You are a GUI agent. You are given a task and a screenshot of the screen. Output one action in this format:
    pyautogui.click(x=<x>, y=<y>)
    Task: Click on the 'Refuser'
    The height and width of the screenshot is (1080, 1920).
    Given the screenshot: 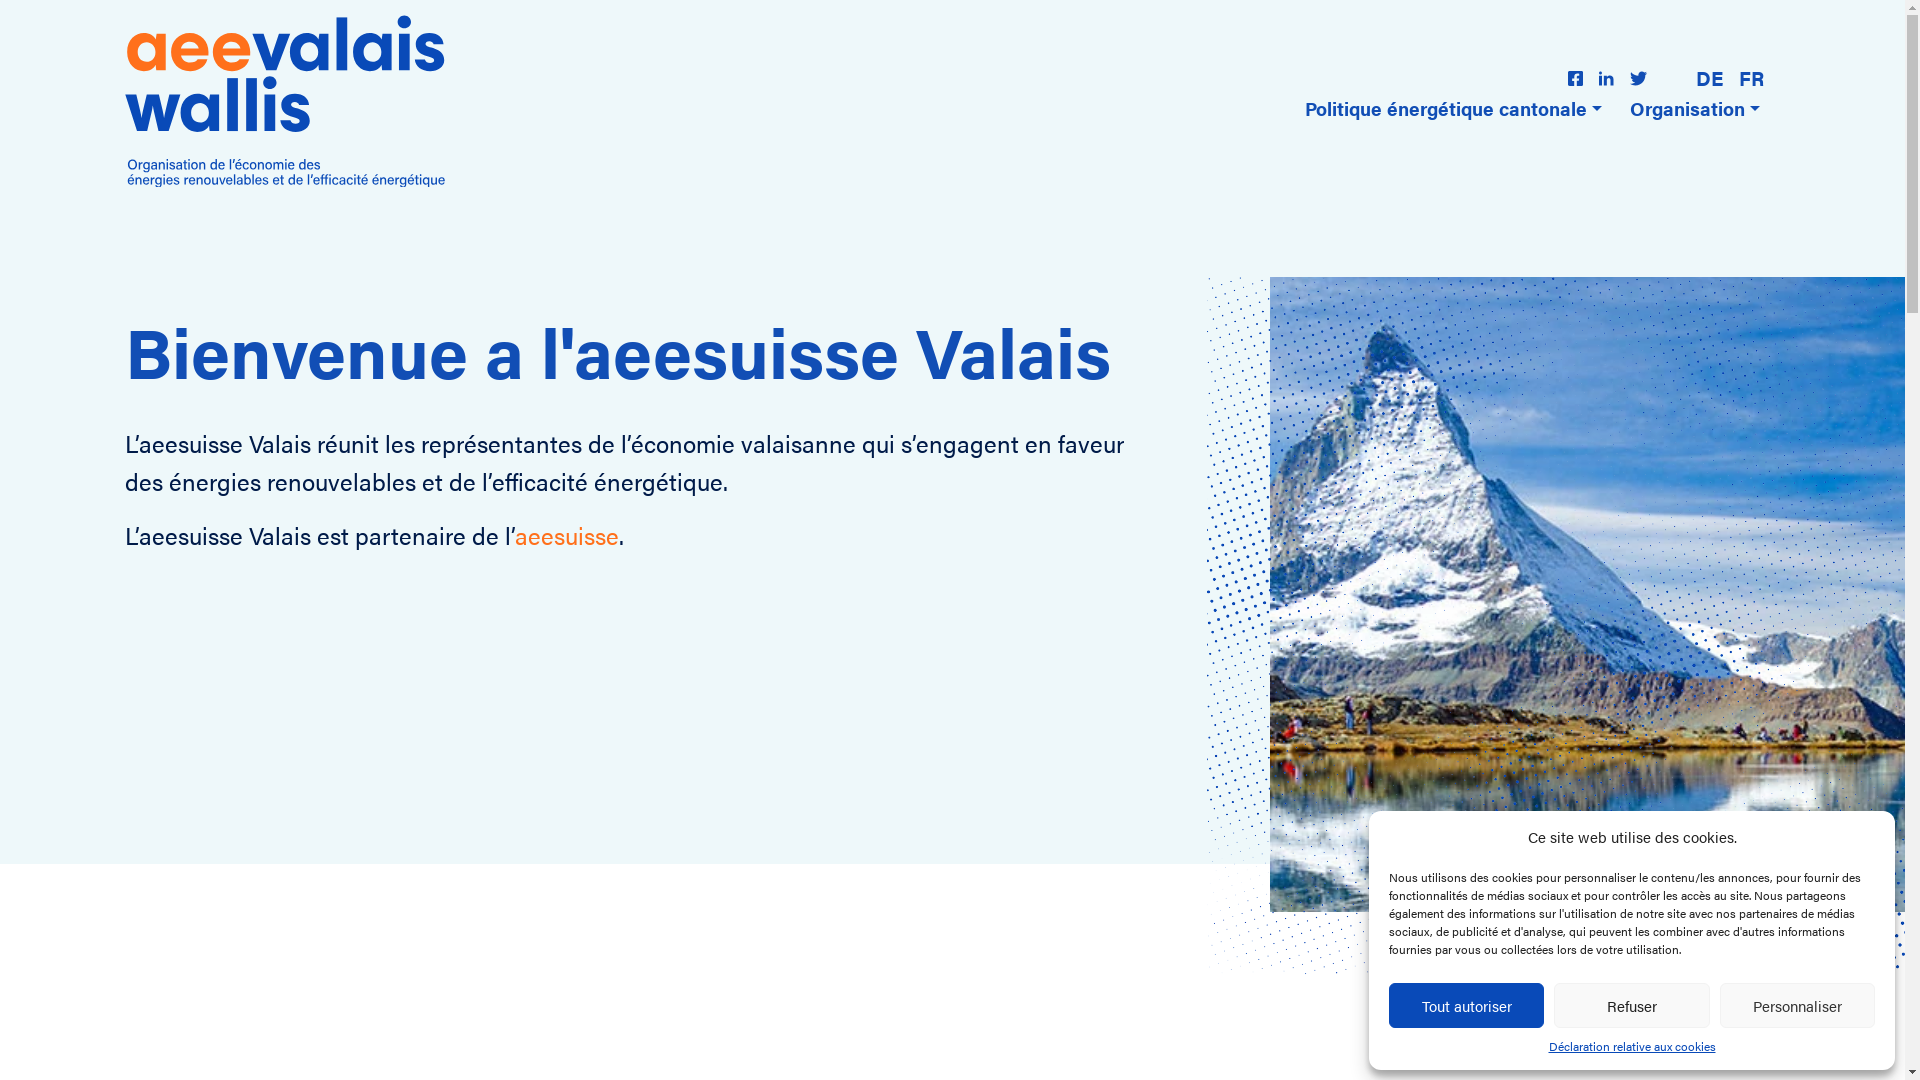 What is the action you would take?
    pyautogui.click(x=1631, y=1005)
    